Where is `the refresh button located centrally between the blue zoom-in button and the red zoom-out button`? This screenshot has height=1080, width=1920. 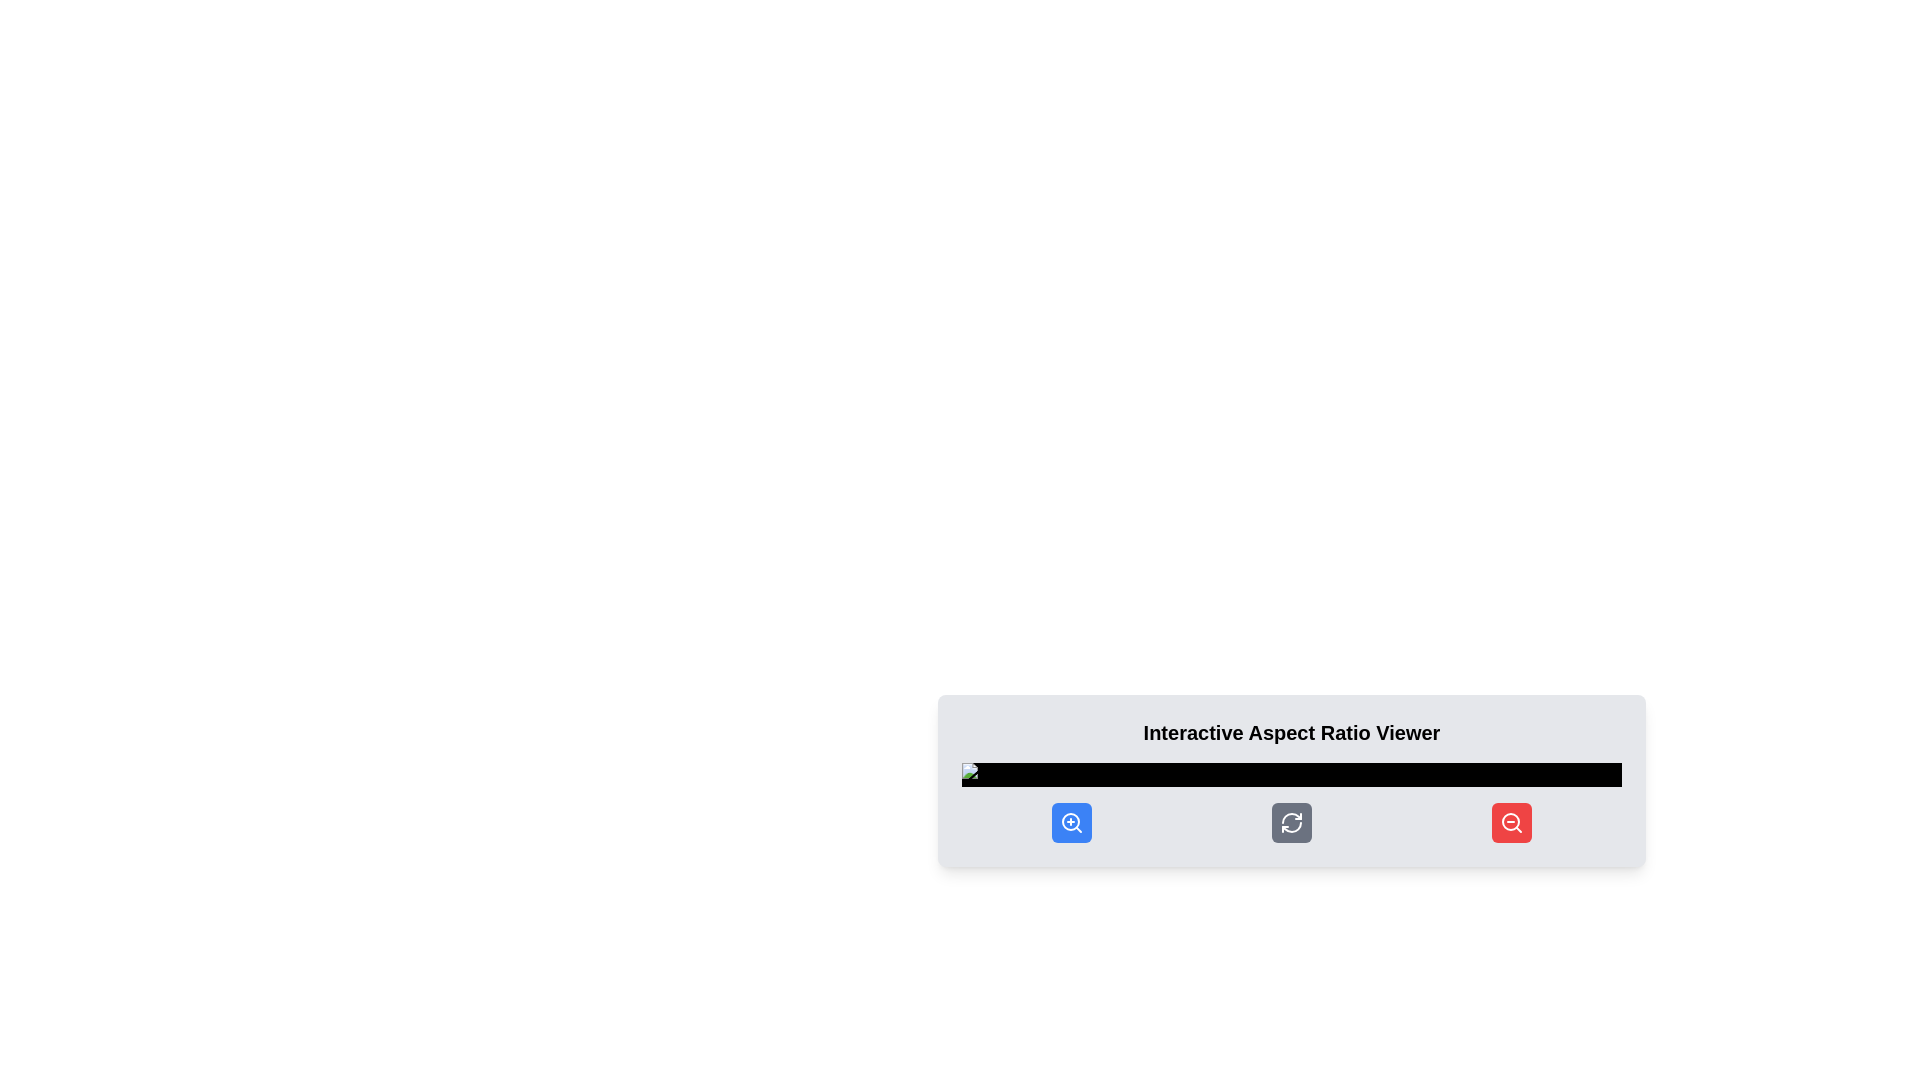
the refresh button located centrally between the blue zoom-in button and the red zoom-out button is located at coordinates (1291, 822).